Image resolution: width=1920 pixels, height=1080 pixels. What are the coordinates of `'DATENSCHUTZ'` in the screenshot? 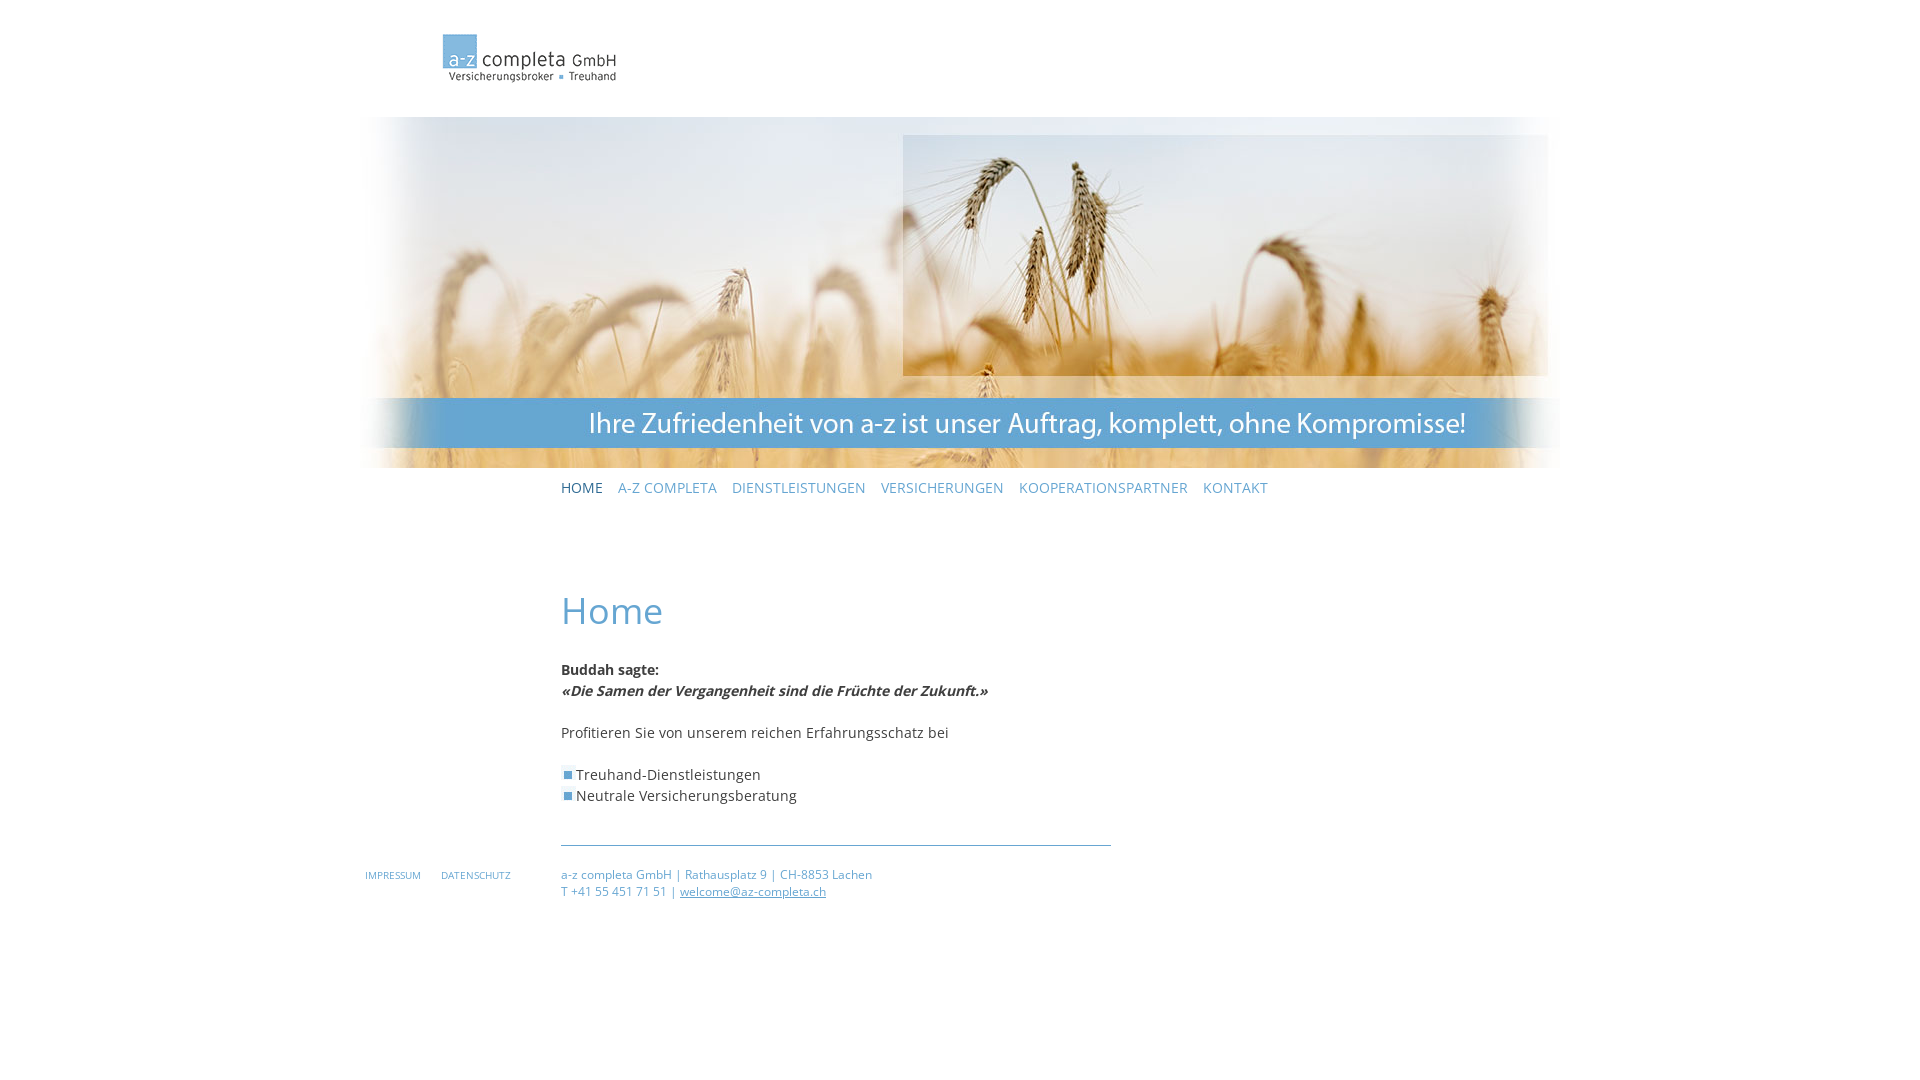 It's located at (480, 874).